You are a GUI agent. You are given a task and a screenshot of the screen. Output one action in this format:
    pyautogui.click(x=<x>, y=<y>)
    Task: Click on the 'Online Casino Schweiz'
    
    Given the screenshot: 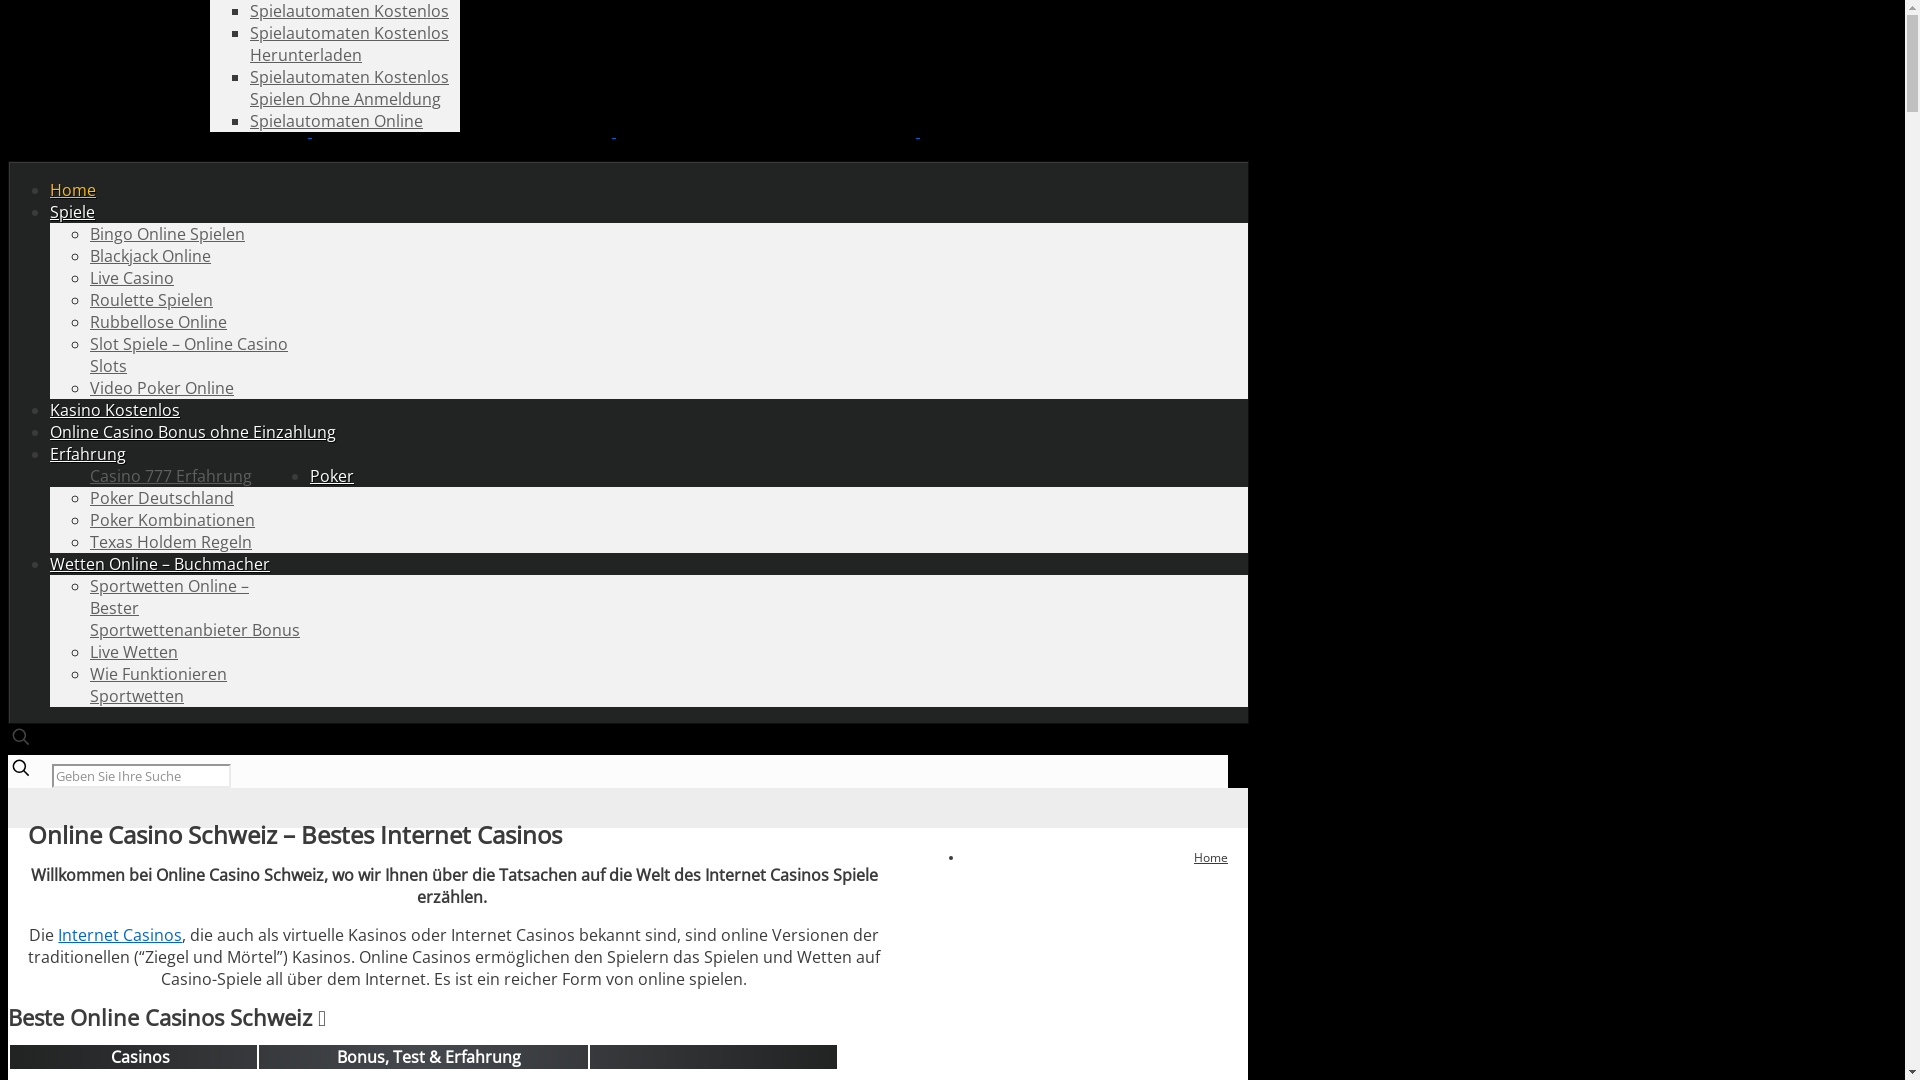 What is the action you would take?
    pyautogui.click(x=613, y=131)
    